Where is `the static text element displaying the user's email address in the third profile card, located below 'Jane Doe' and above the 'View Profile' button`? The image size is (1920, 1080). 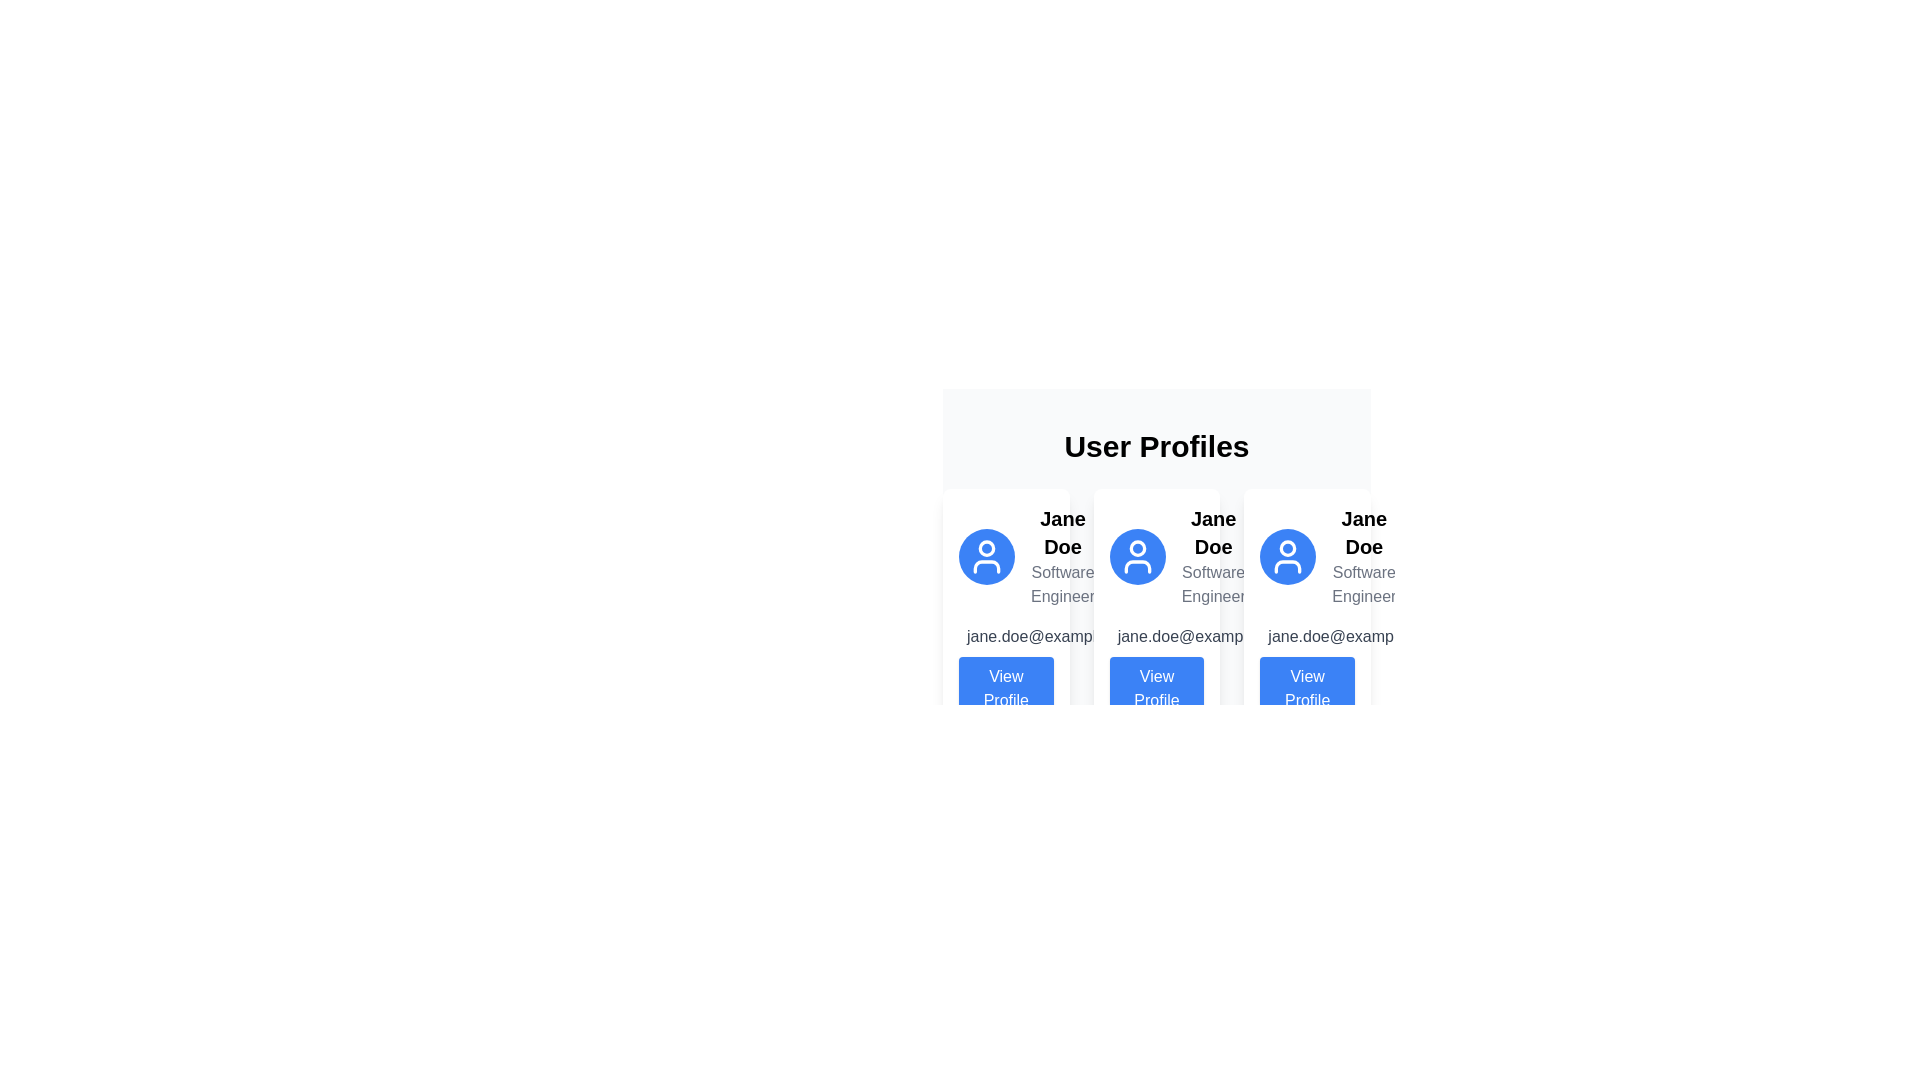
the static text element displaying the user's email address in the third profile card, located below 'Jane Doe' and above the 'View Profile' button is located at coordinates (1354, 636).